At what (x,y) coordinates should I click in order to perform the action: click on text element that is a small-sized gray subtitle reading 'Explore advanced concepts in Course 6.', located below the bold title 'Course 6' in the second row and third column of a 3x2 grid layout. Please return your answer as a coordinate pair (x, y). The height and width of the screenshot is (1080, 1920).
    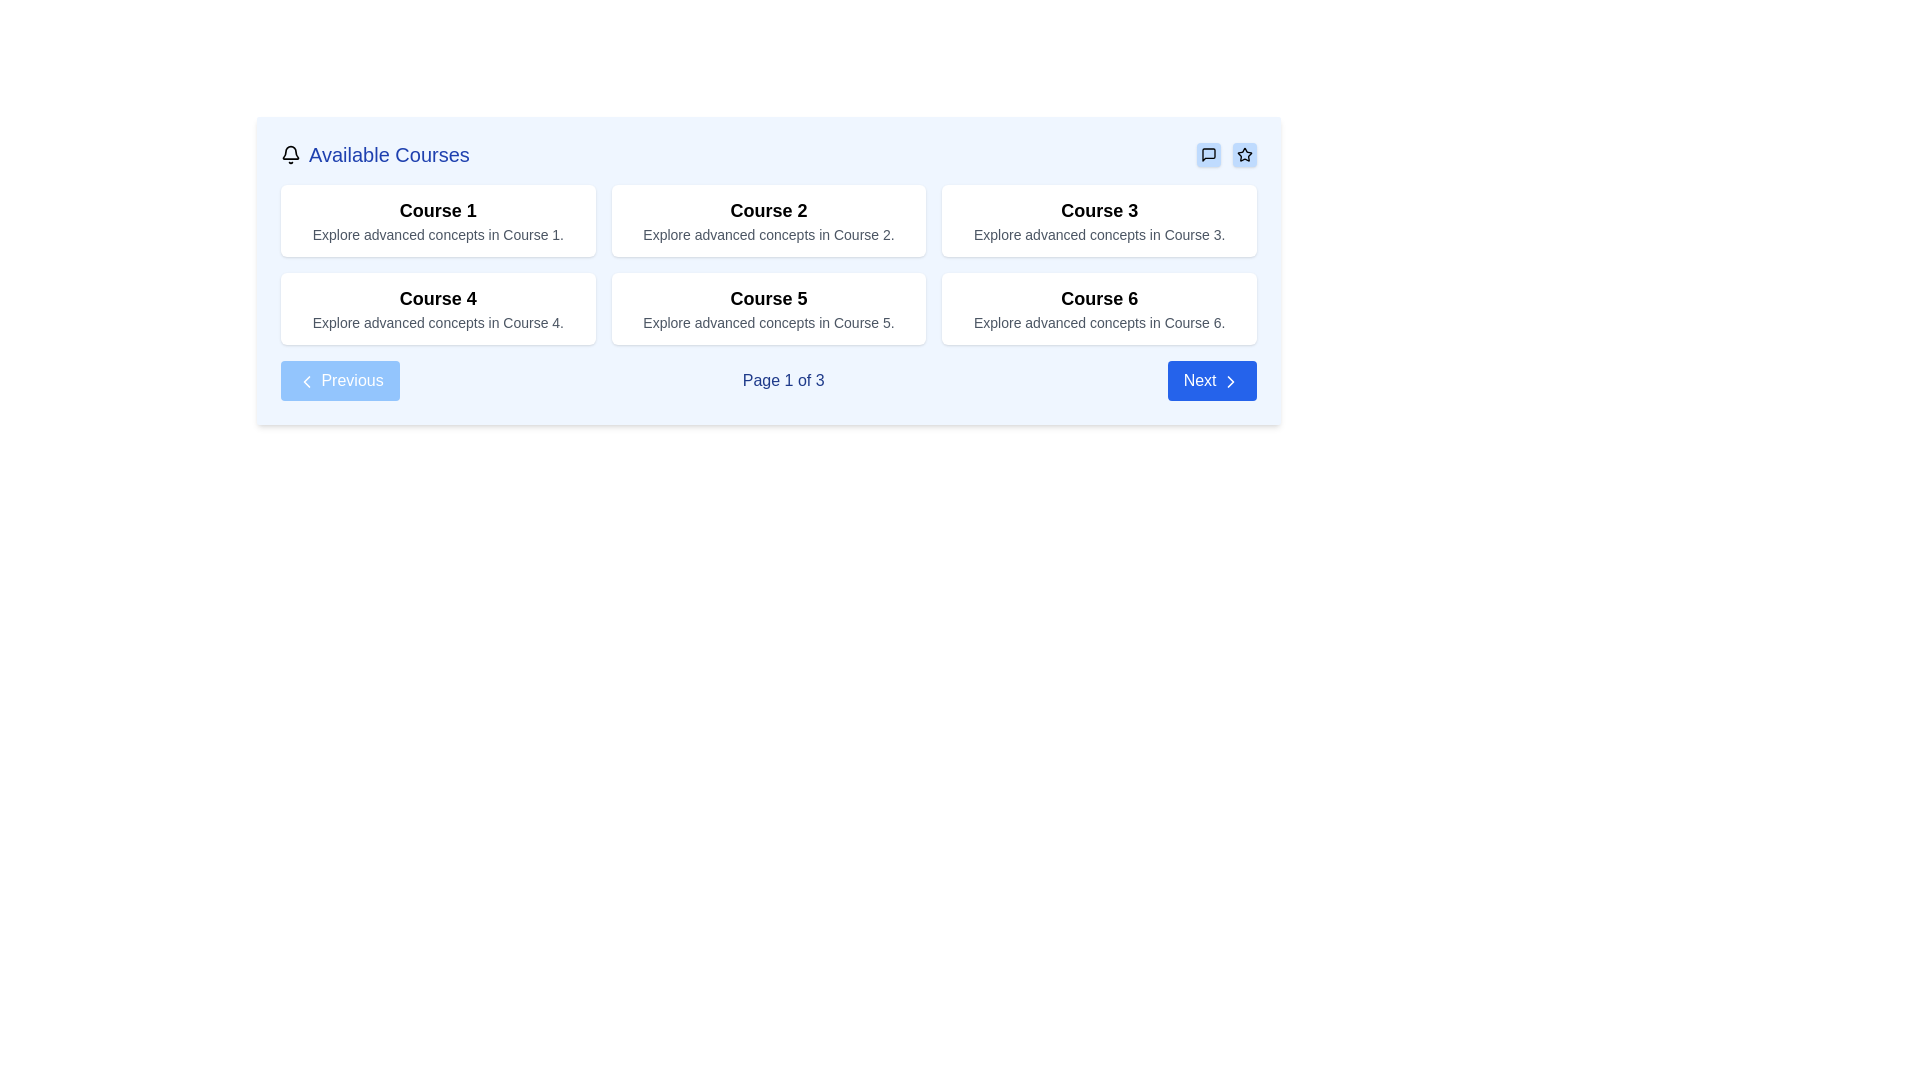
    Looking at the image, I should click on (1098, 322).